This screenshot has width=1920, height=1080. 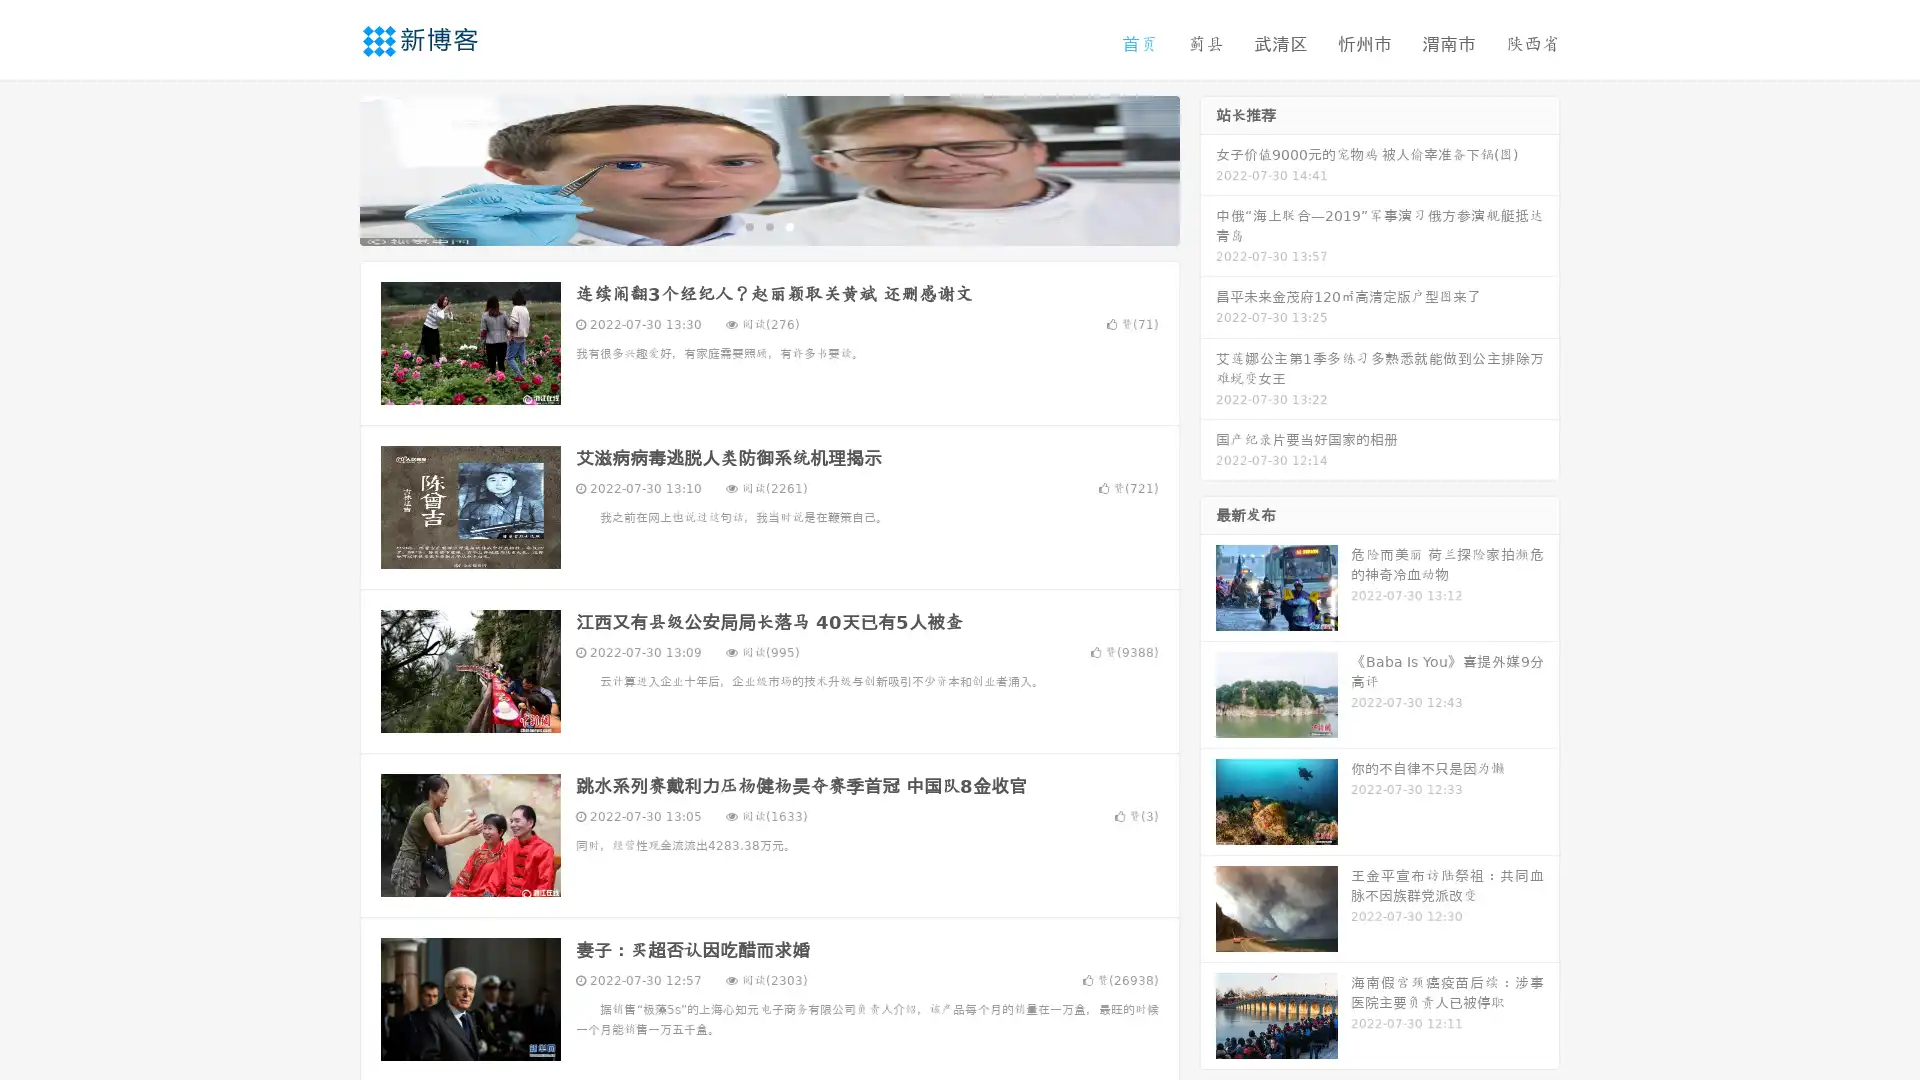 What do you see at coordinates (1208, 168) in the screenshot?
I see `Next slide` at bounding box center [1208, 168].